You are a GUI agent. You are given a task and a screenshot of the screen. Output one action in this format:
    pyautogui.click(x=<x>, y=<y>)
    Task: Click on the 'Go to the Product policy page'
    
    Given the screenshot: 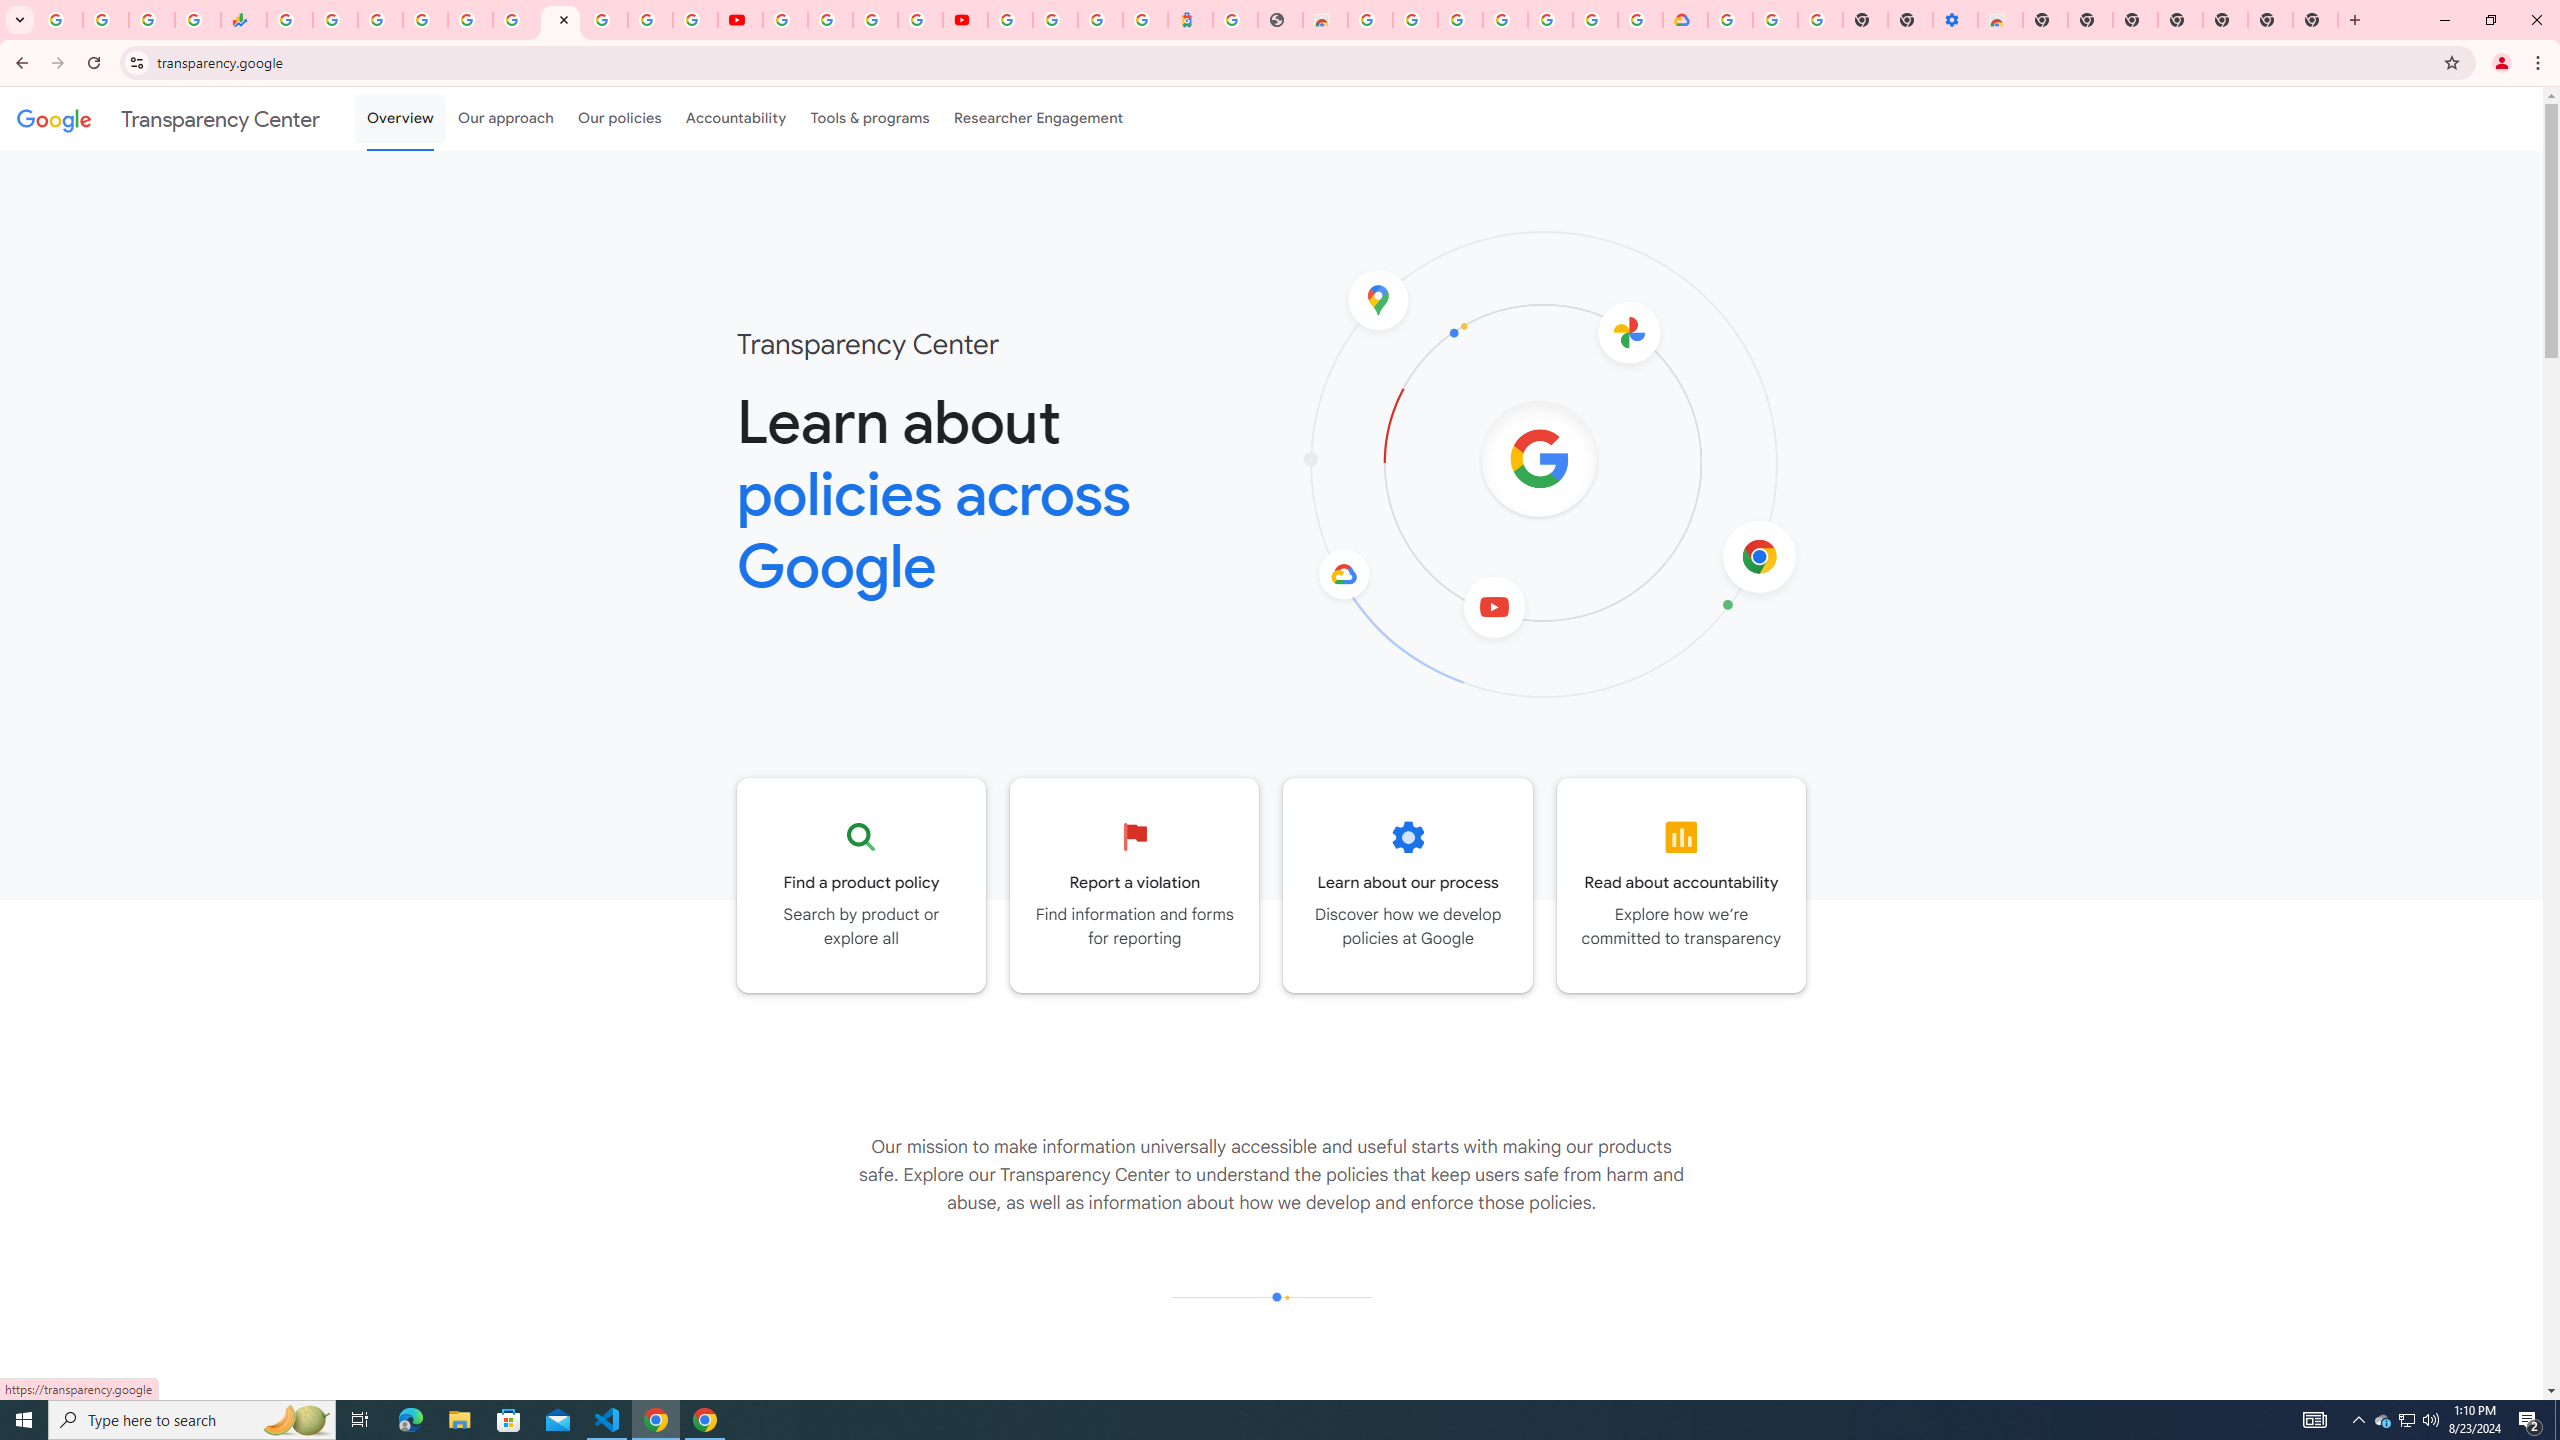 What is the action you would take?
    pyautogui.click(x=861, y=884)
    